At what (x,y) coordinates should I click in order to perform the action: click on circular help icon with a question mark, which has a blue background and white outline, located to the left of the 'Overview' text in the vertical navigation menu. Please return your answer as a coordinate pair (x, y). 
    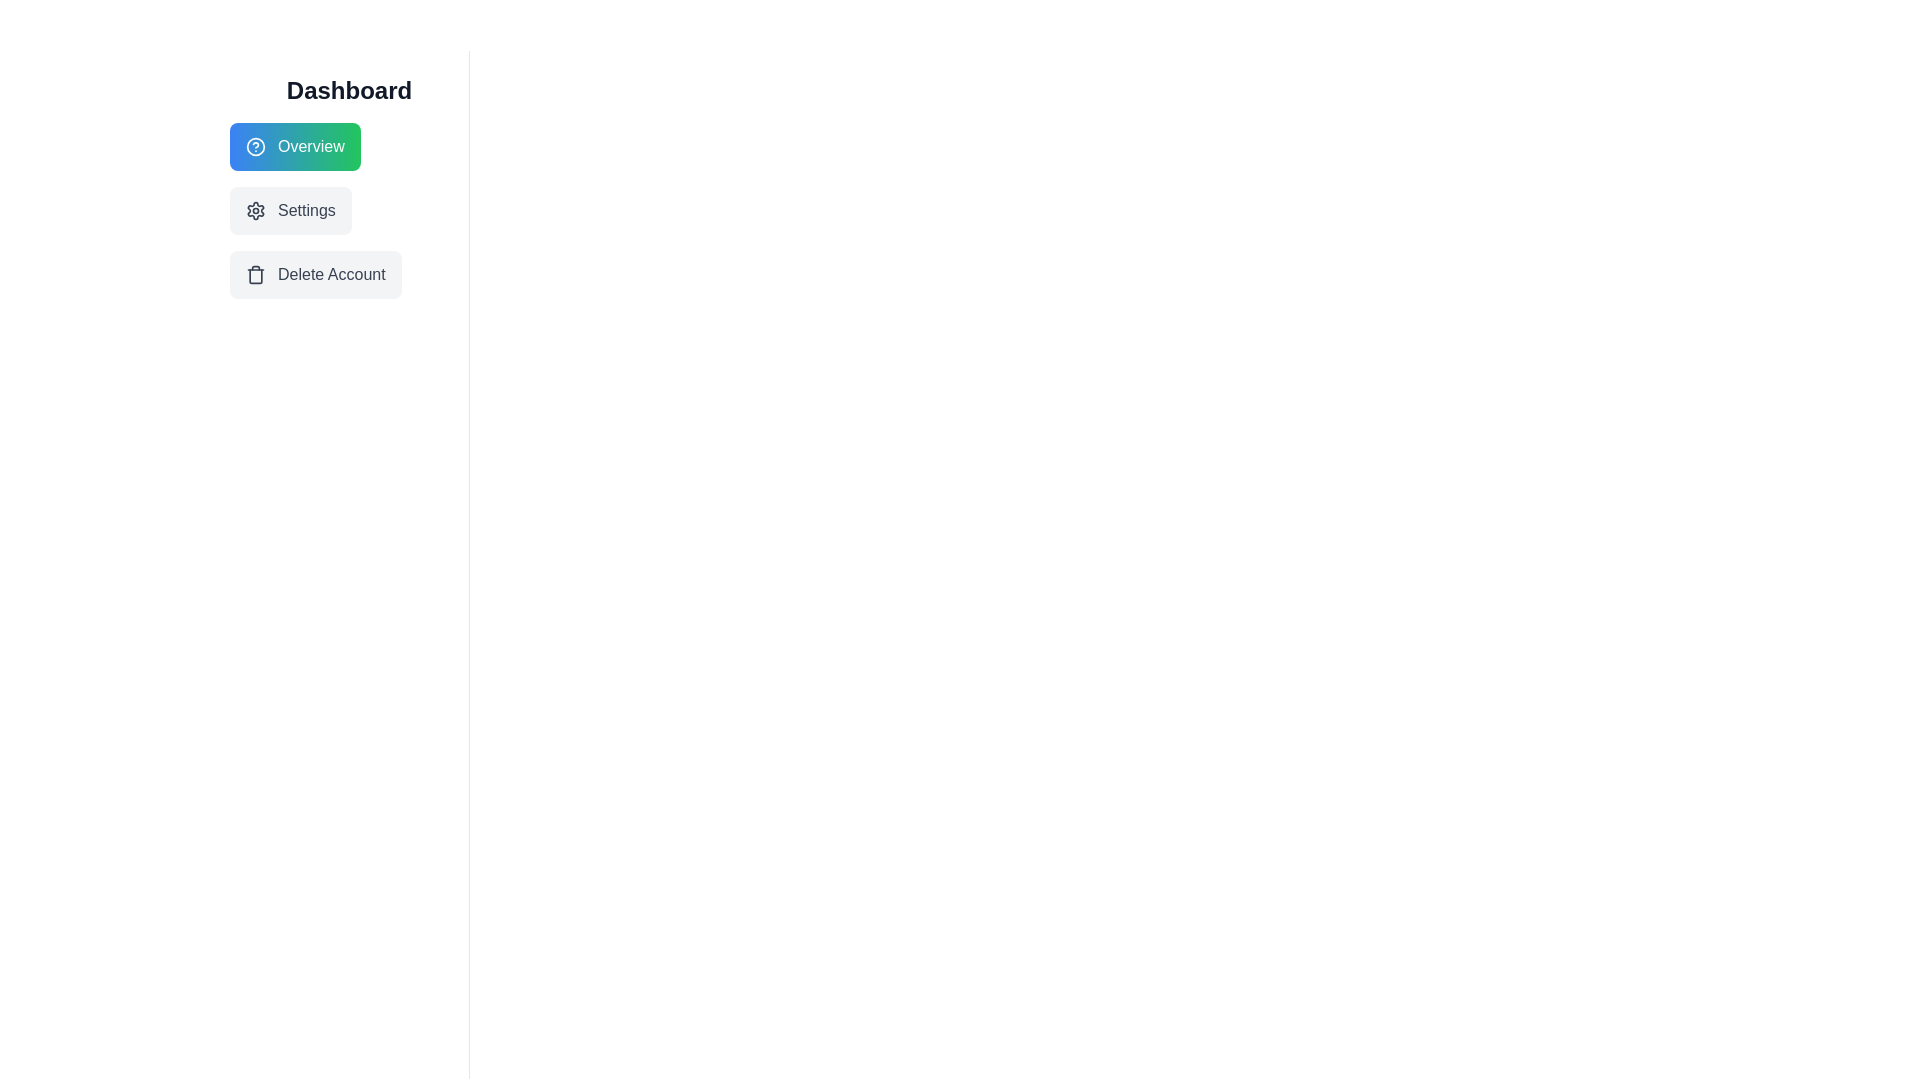
    Looking at the image, I should click on (254, 145).